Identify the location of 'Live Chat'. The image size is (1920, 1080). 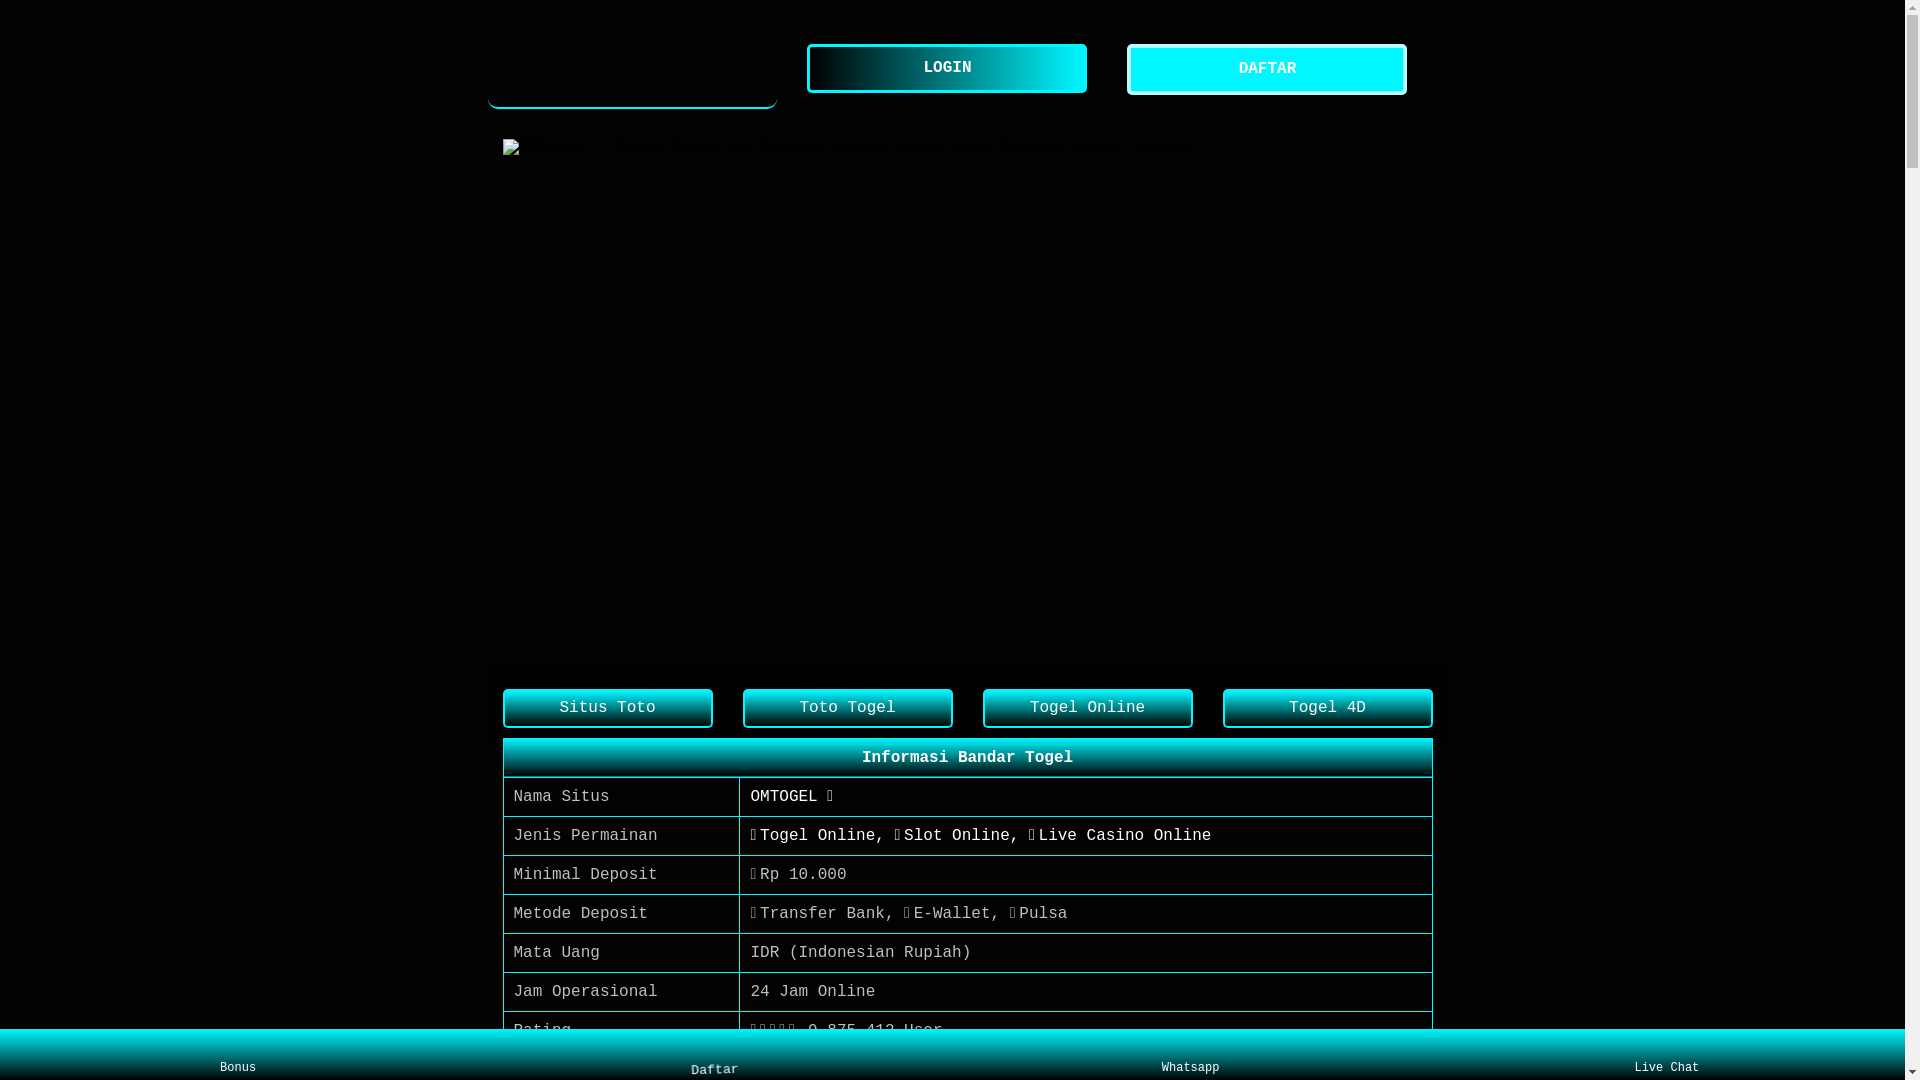
(1666, 1054).